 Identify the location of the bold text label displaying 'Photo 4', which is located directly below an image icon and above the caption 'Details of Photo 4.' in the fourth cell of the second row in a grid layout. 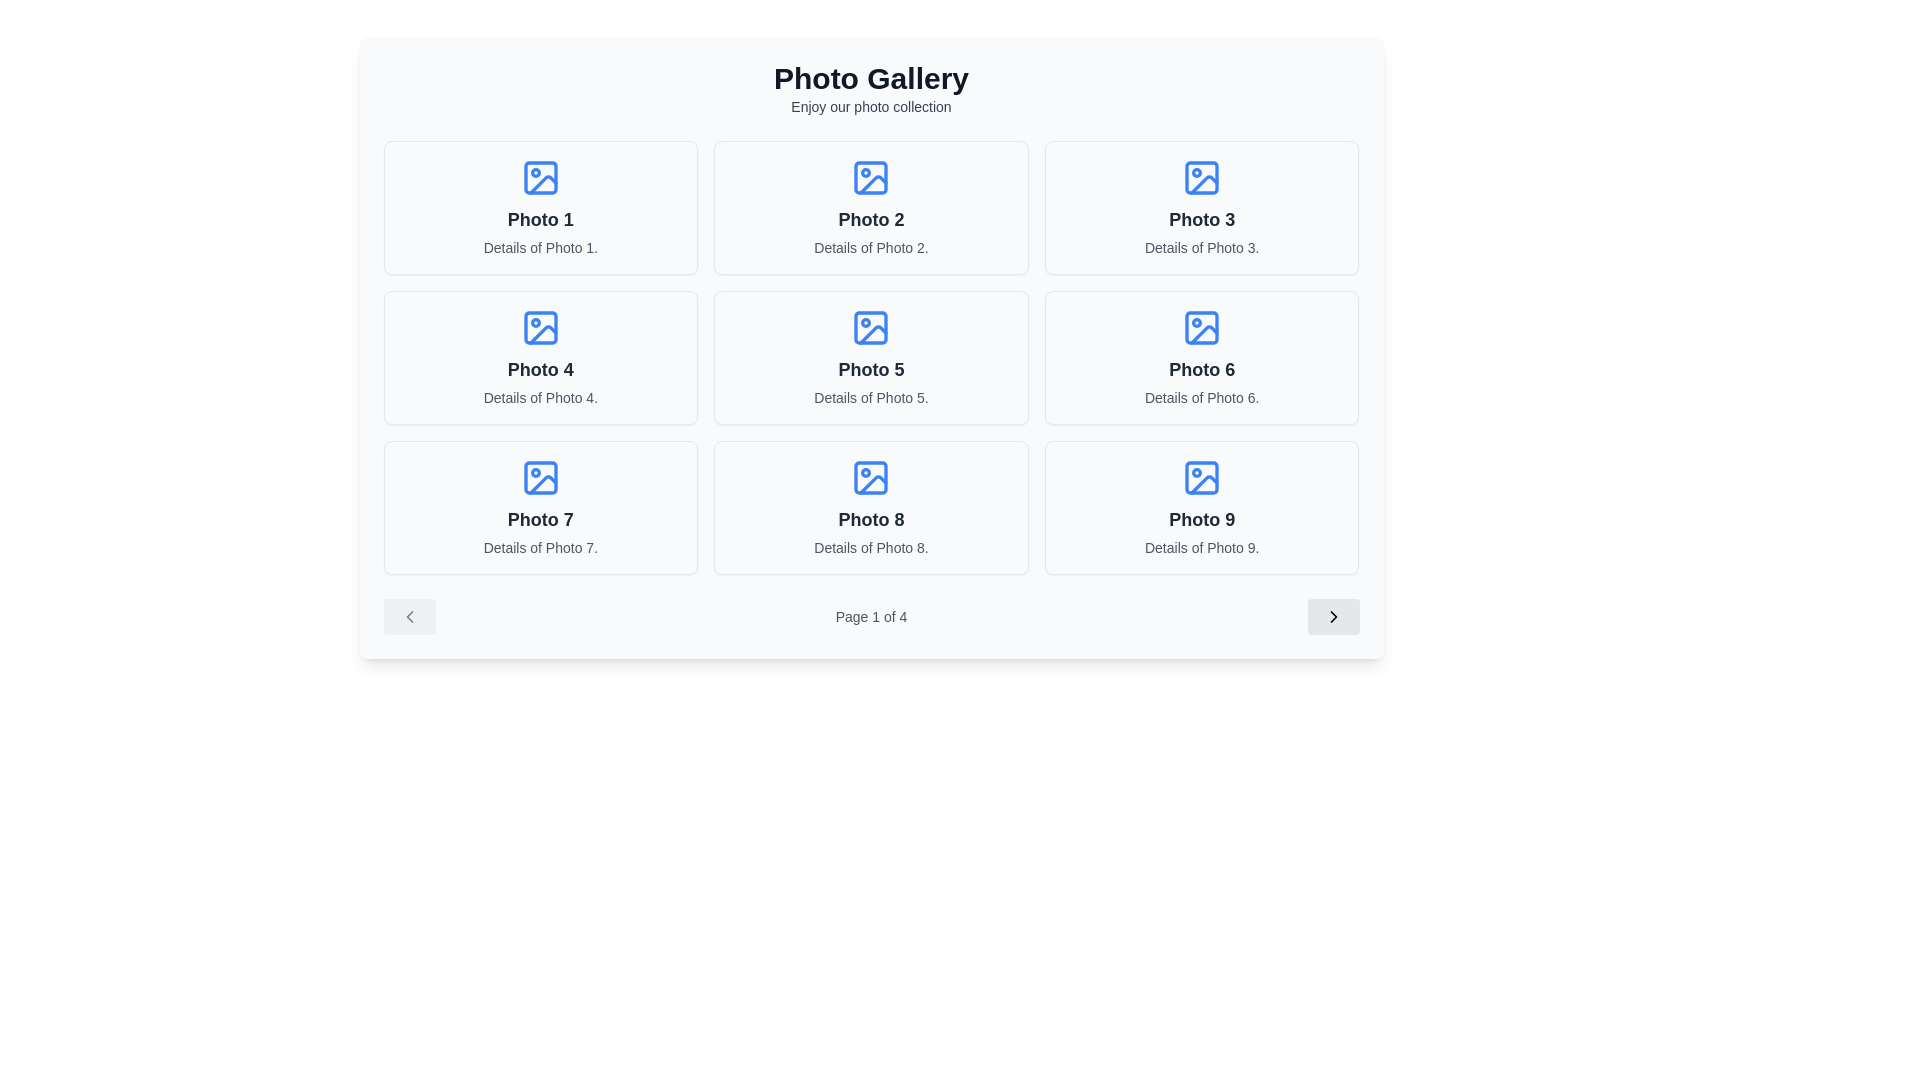
(540, 370).